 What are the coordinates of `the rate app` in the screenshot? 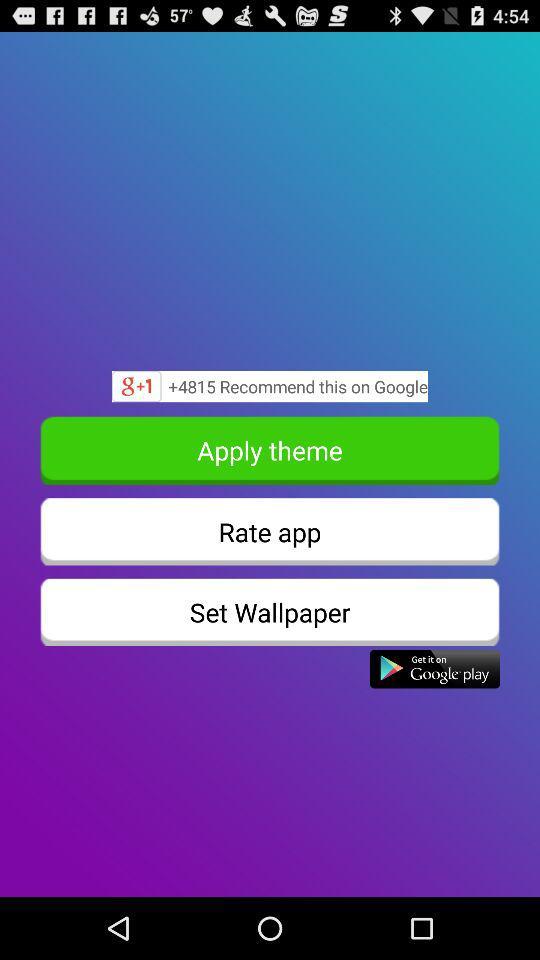 It's located at (270, 530).